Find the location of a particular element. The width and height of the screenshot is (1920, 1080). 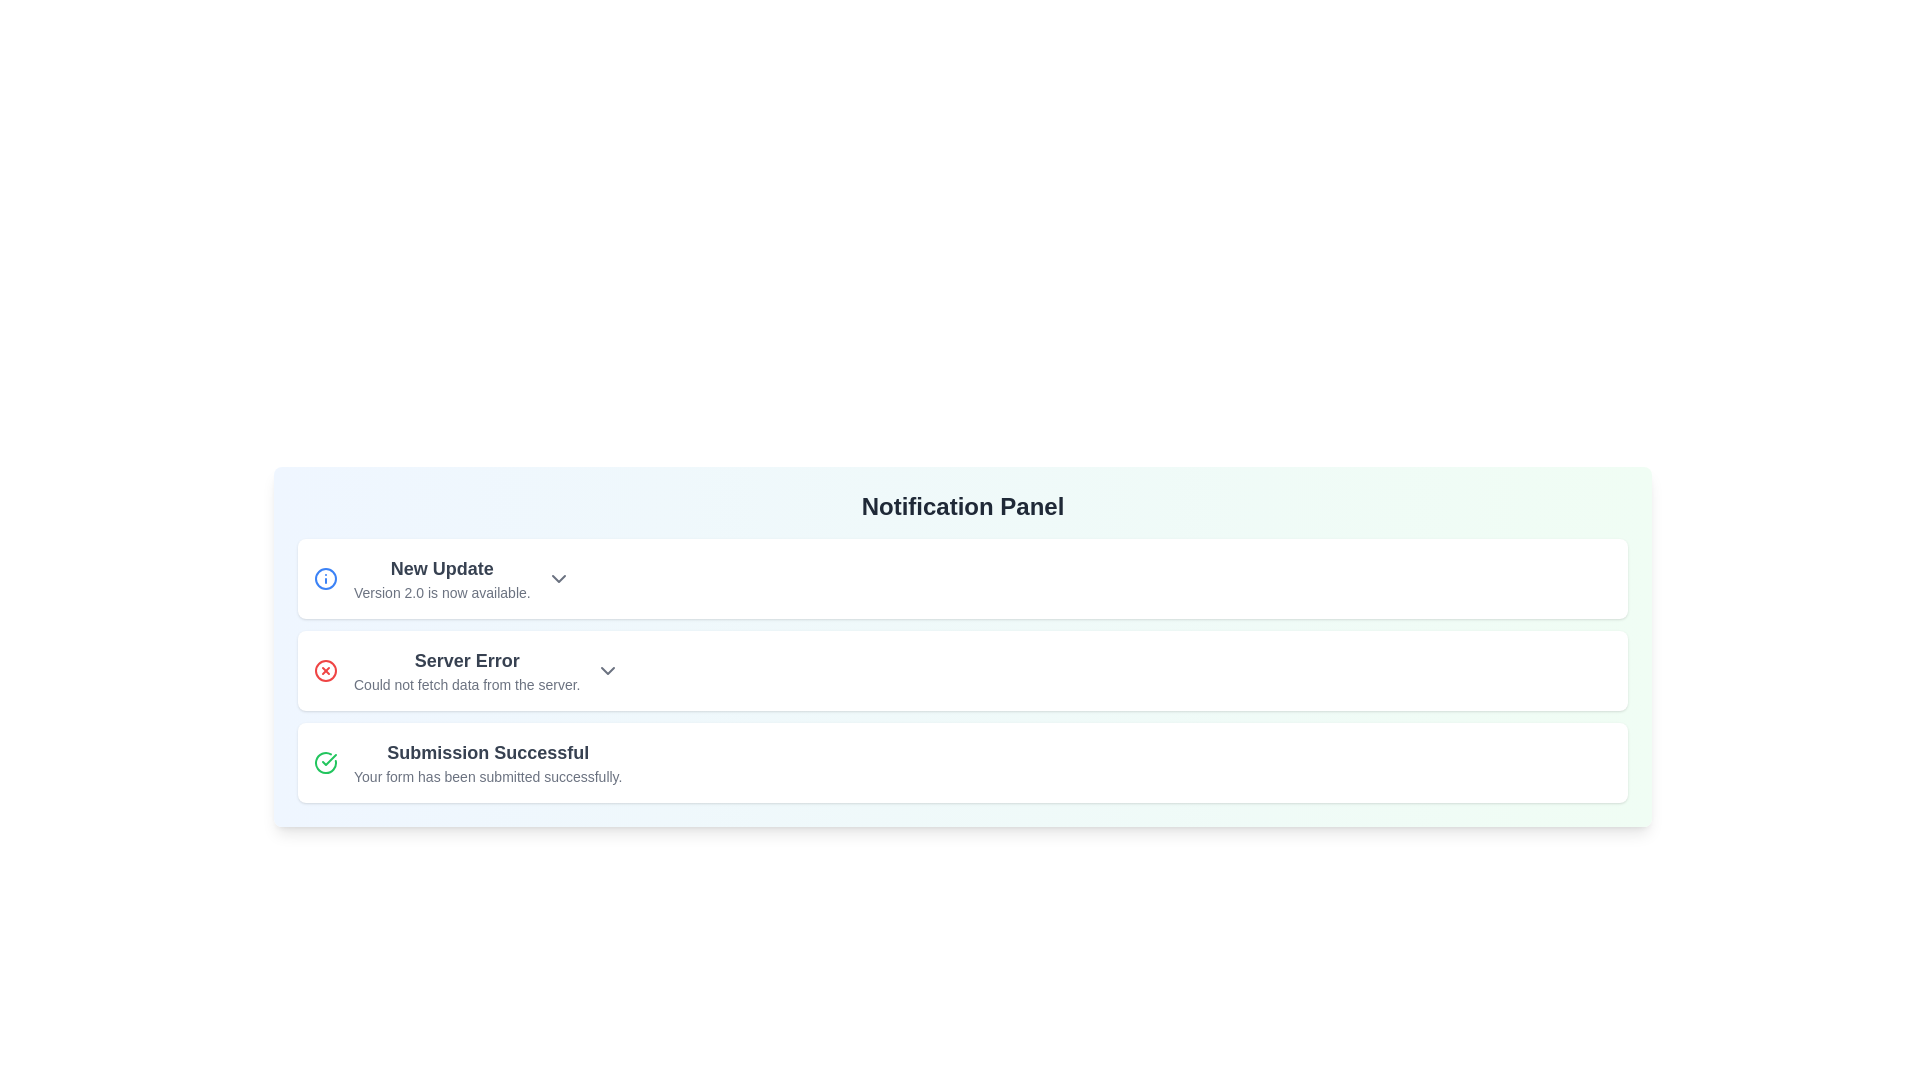

the checkmark vector graphic within the 'Submission Successful' notification is located at coordinates (329, 759).